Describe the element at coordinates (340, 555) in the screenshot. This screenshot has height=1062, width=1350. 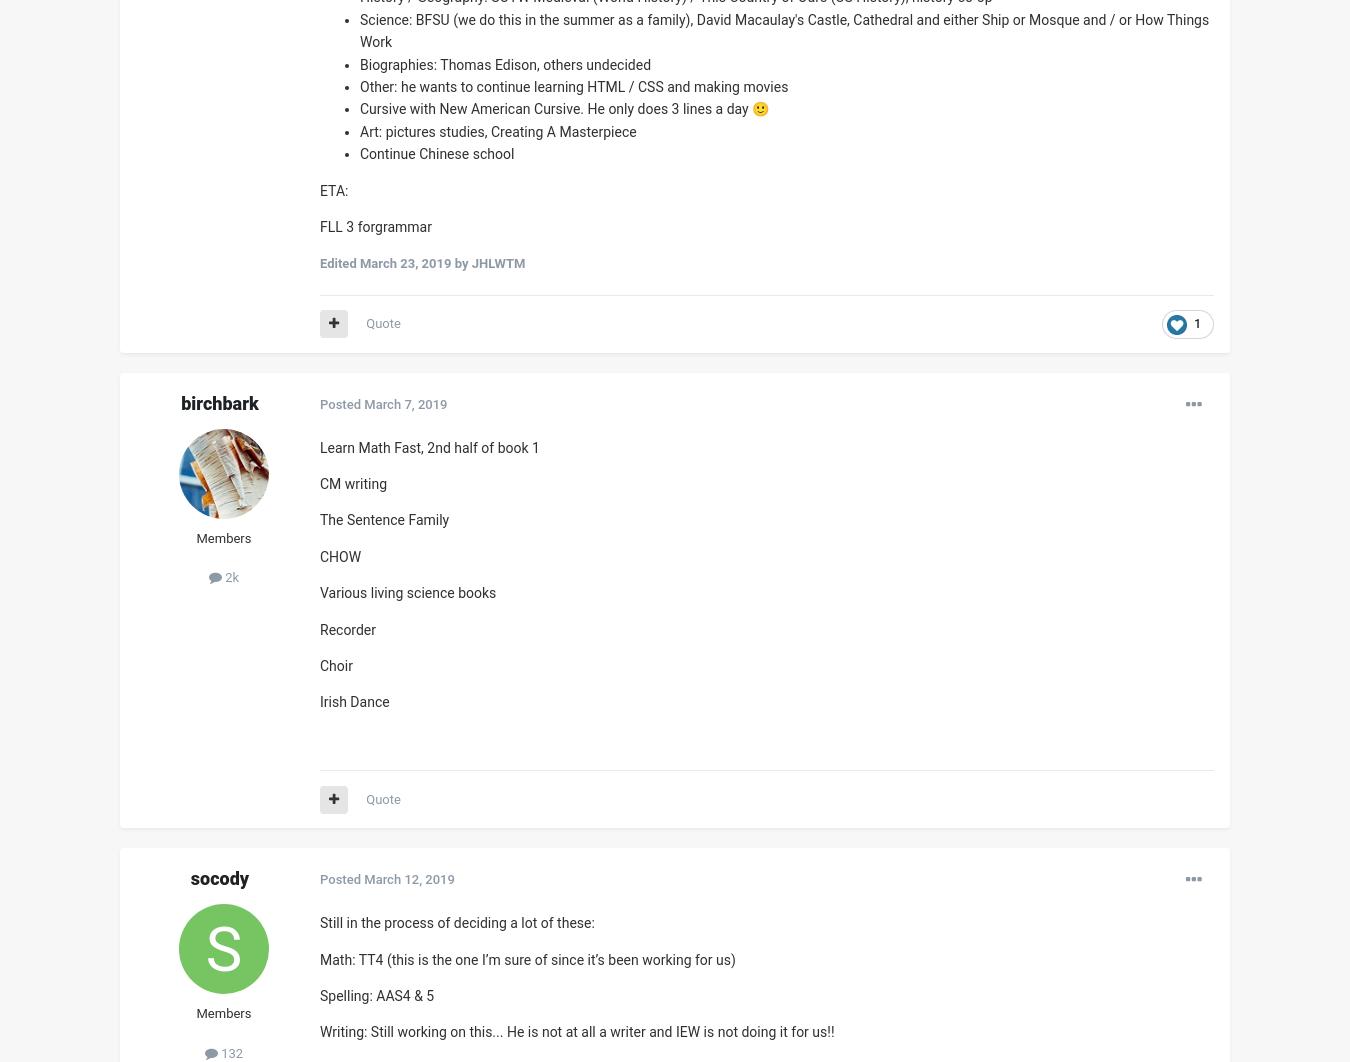
I see `'CHOW'` at that location.